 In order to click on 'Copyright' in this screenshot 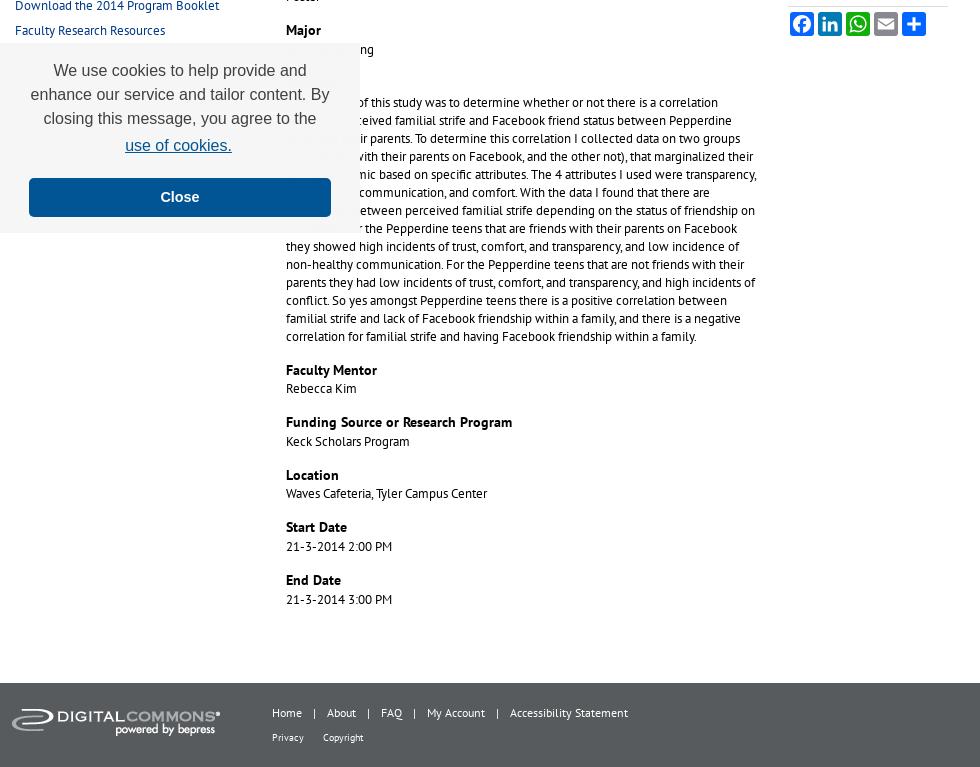, I will do `click(343, 737)`.